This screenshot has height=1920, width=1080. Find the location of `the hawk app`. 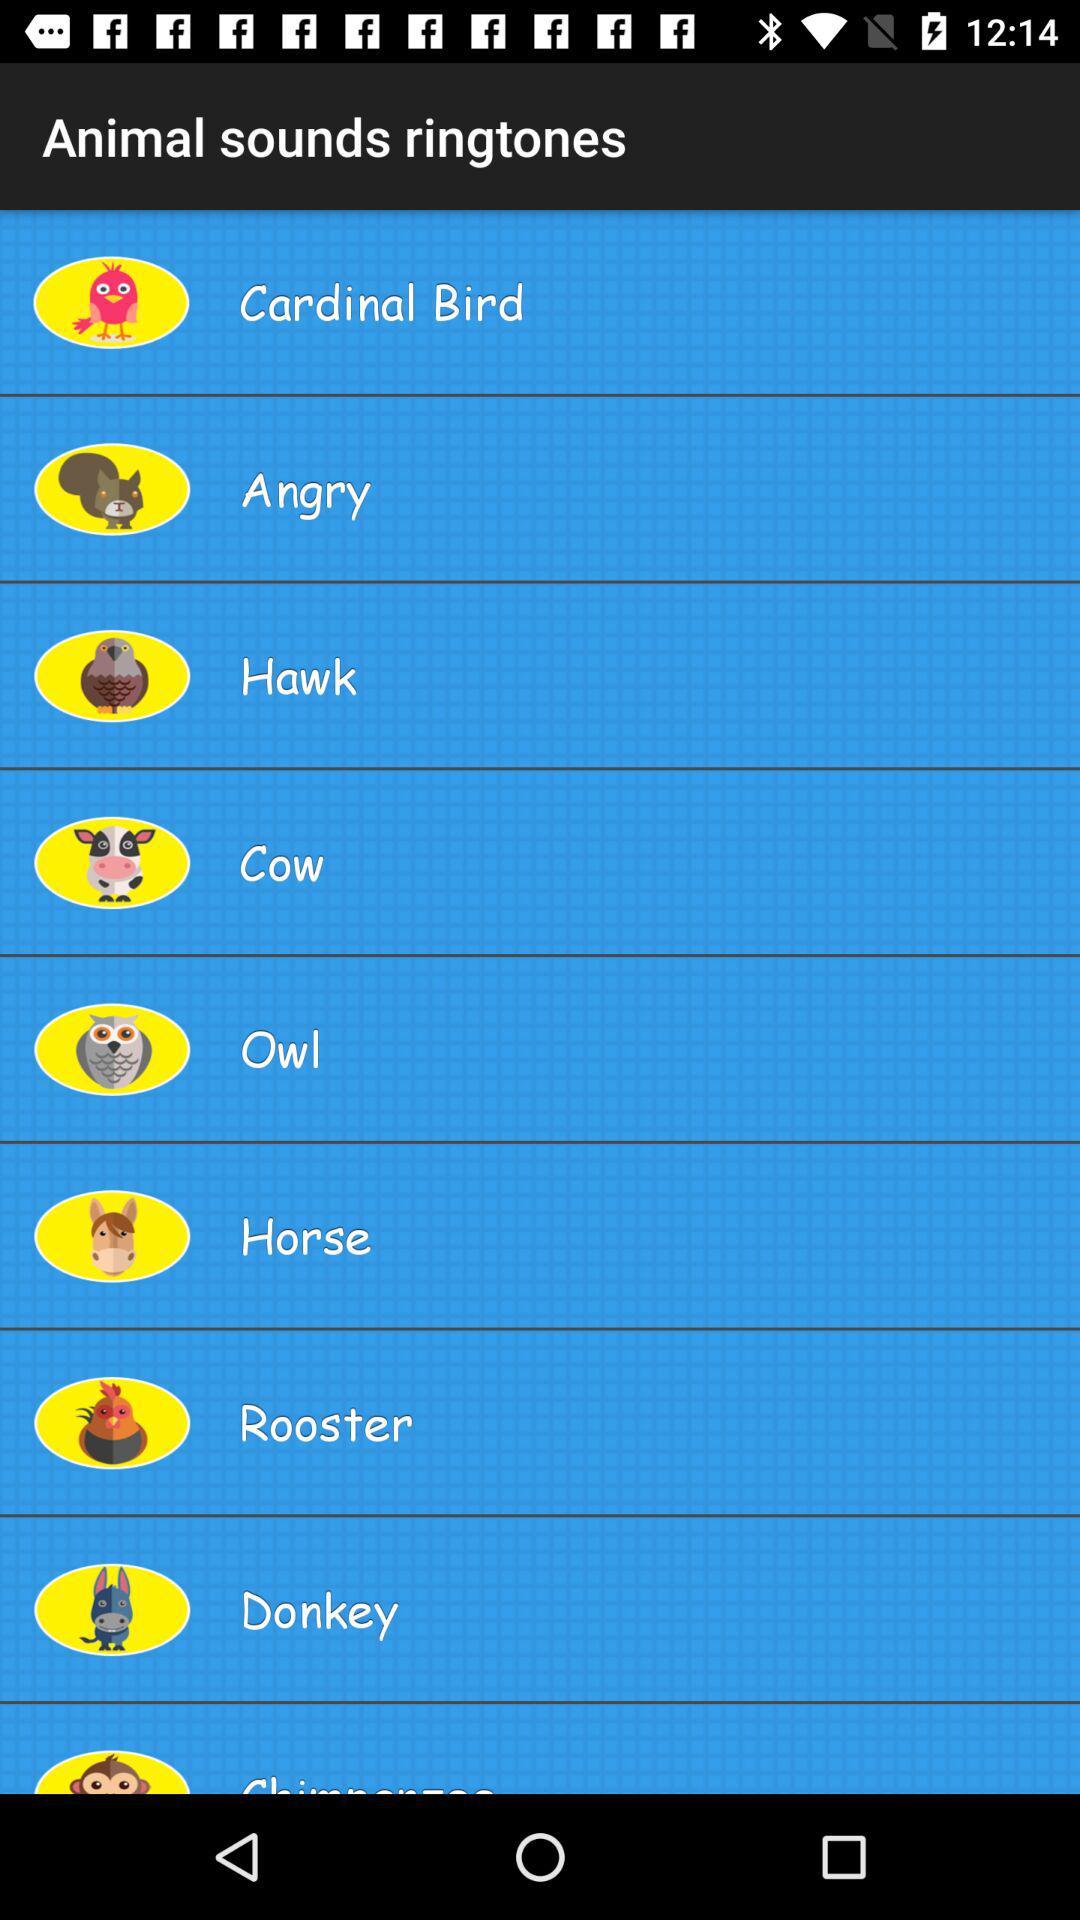

the hawk app is located at coordinates (651, 675).